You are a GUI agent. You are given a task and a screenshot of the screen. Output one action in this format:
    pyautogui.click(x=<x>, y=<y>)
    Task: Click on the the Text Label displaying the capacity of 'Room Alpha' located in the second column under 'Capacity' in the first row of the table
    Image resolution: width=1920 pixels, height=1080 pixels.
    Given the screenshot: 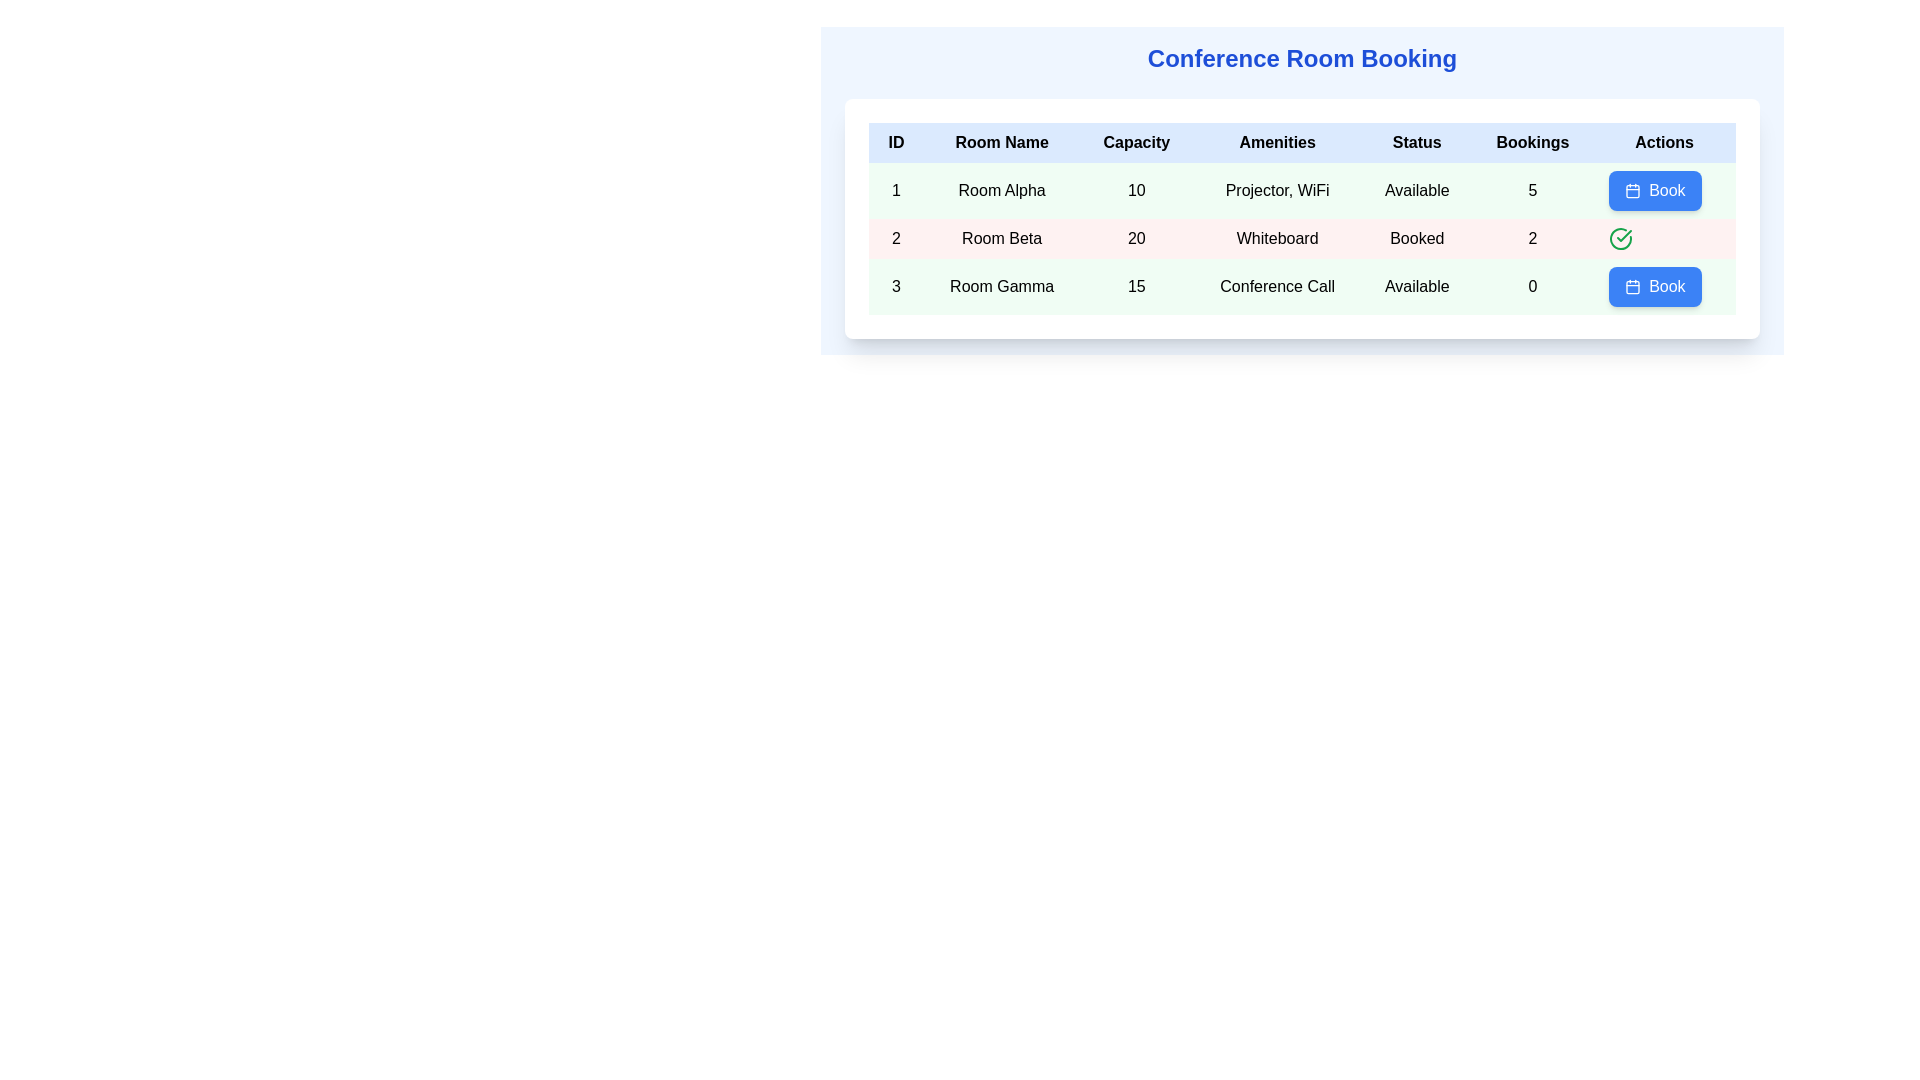 What is the action you would take?
    pyautogui.click(x=1136, y=191)
    